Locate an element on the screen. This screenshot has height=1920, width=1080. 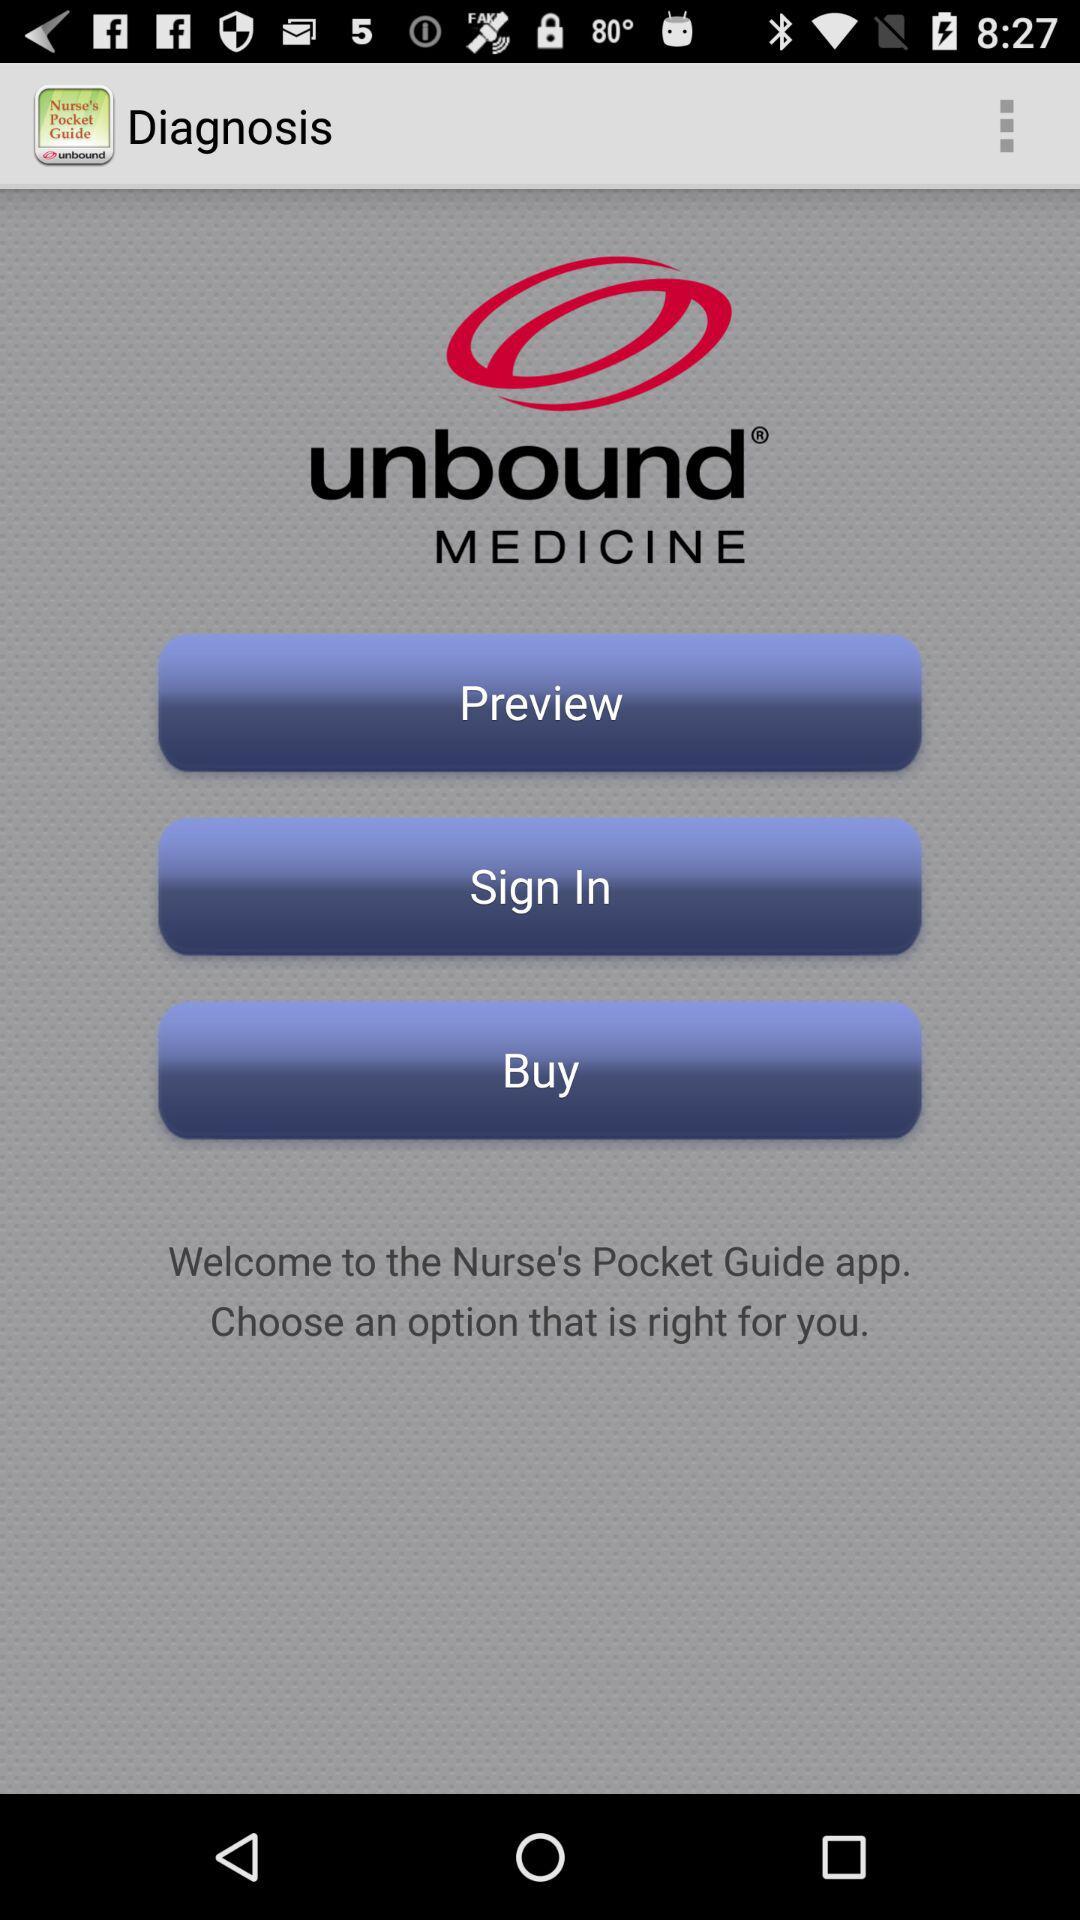
the buy button is located at coordinates (540, 1075).